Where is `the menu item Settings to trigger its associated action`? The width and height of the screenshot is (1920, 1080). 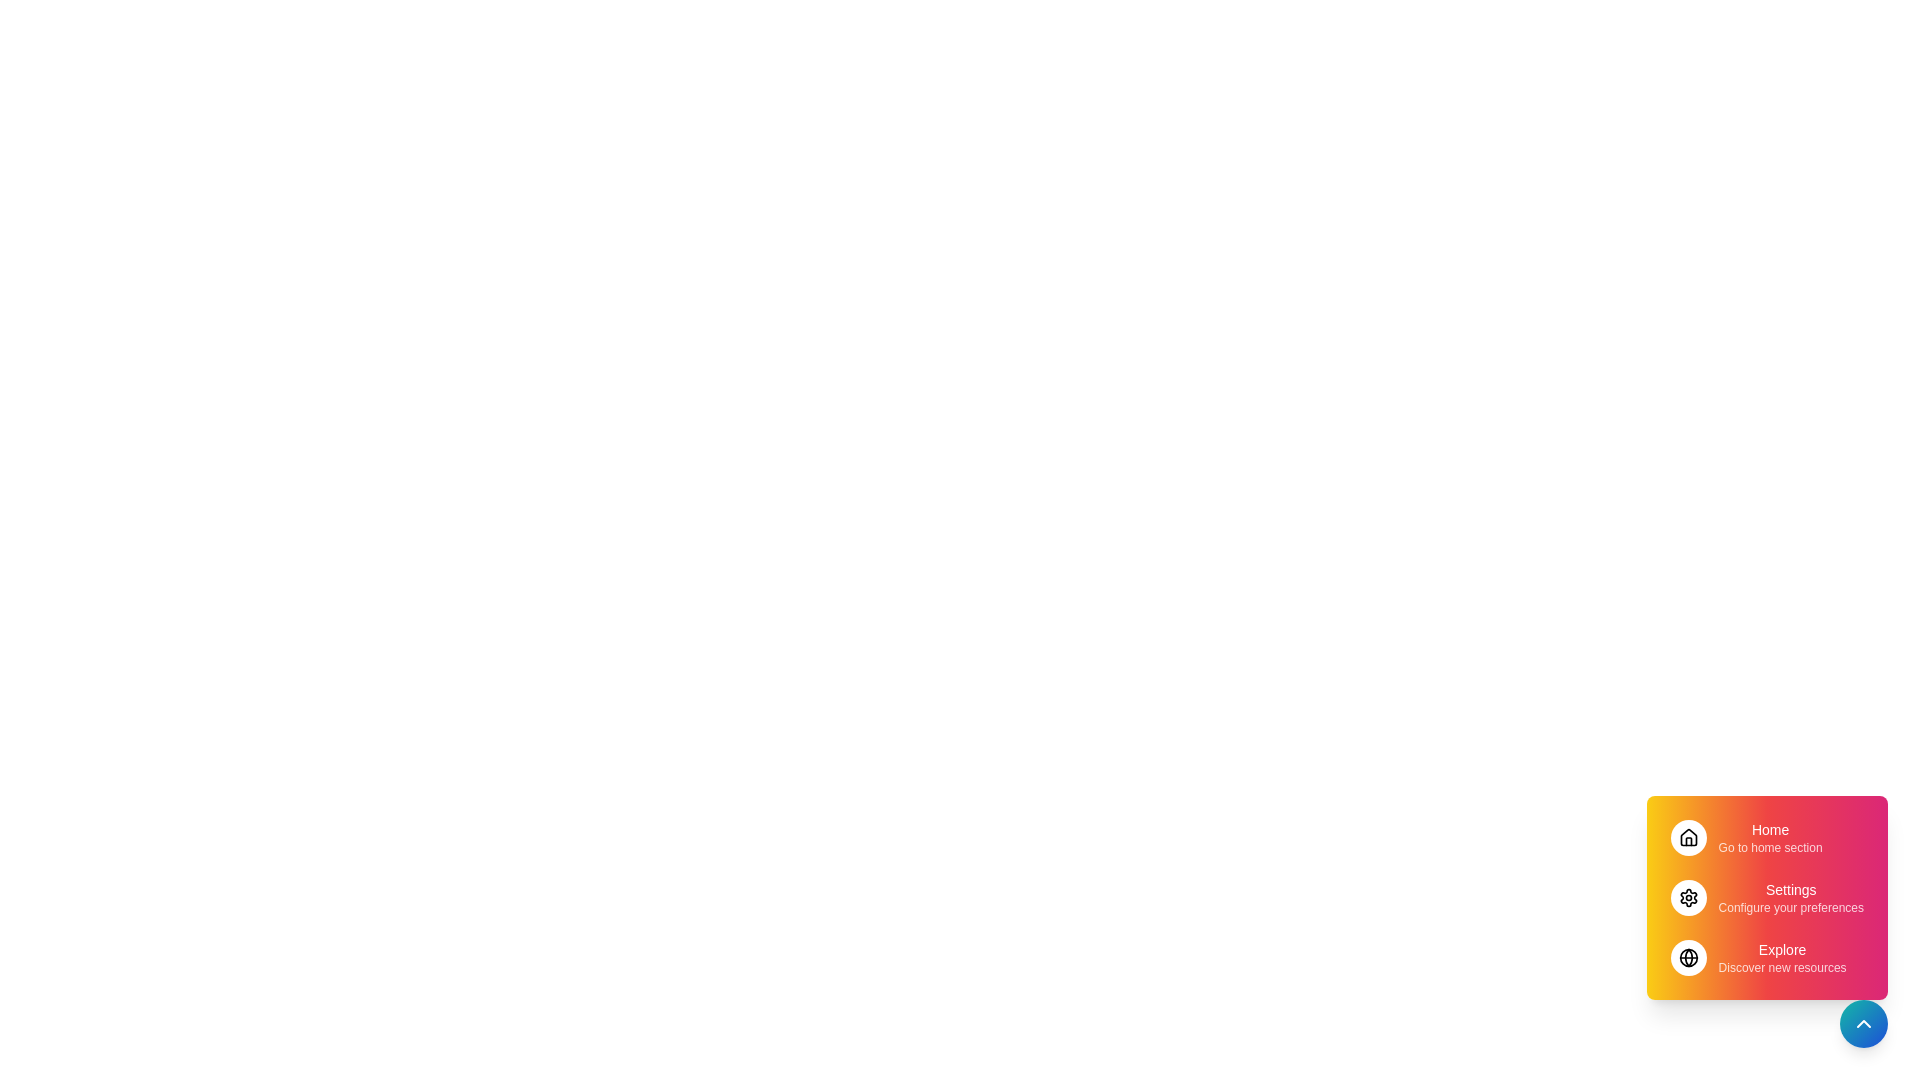
the menu item Settings to trigger its associated action is located at coordinates (1766, 897).